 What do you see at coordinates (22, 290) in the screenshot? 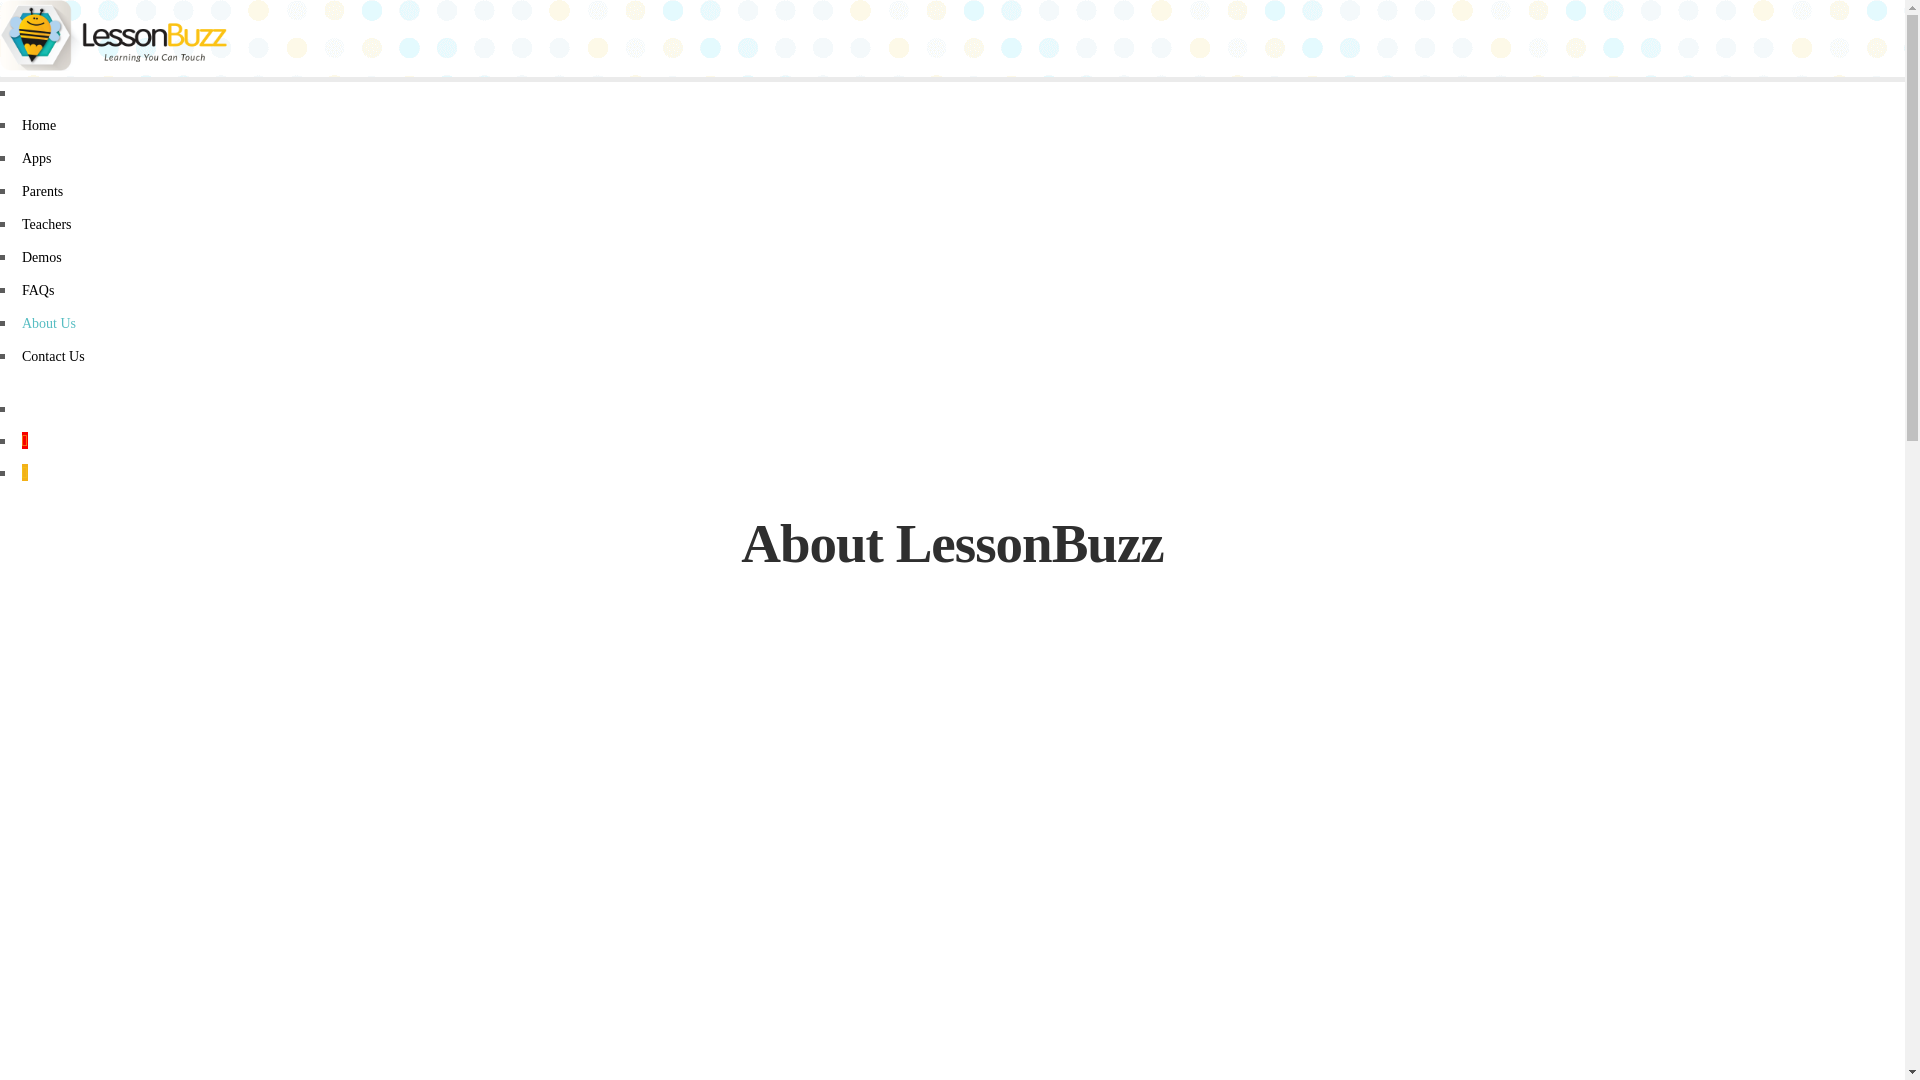
I see `'FAQs'` at bounding box center [22, 290].